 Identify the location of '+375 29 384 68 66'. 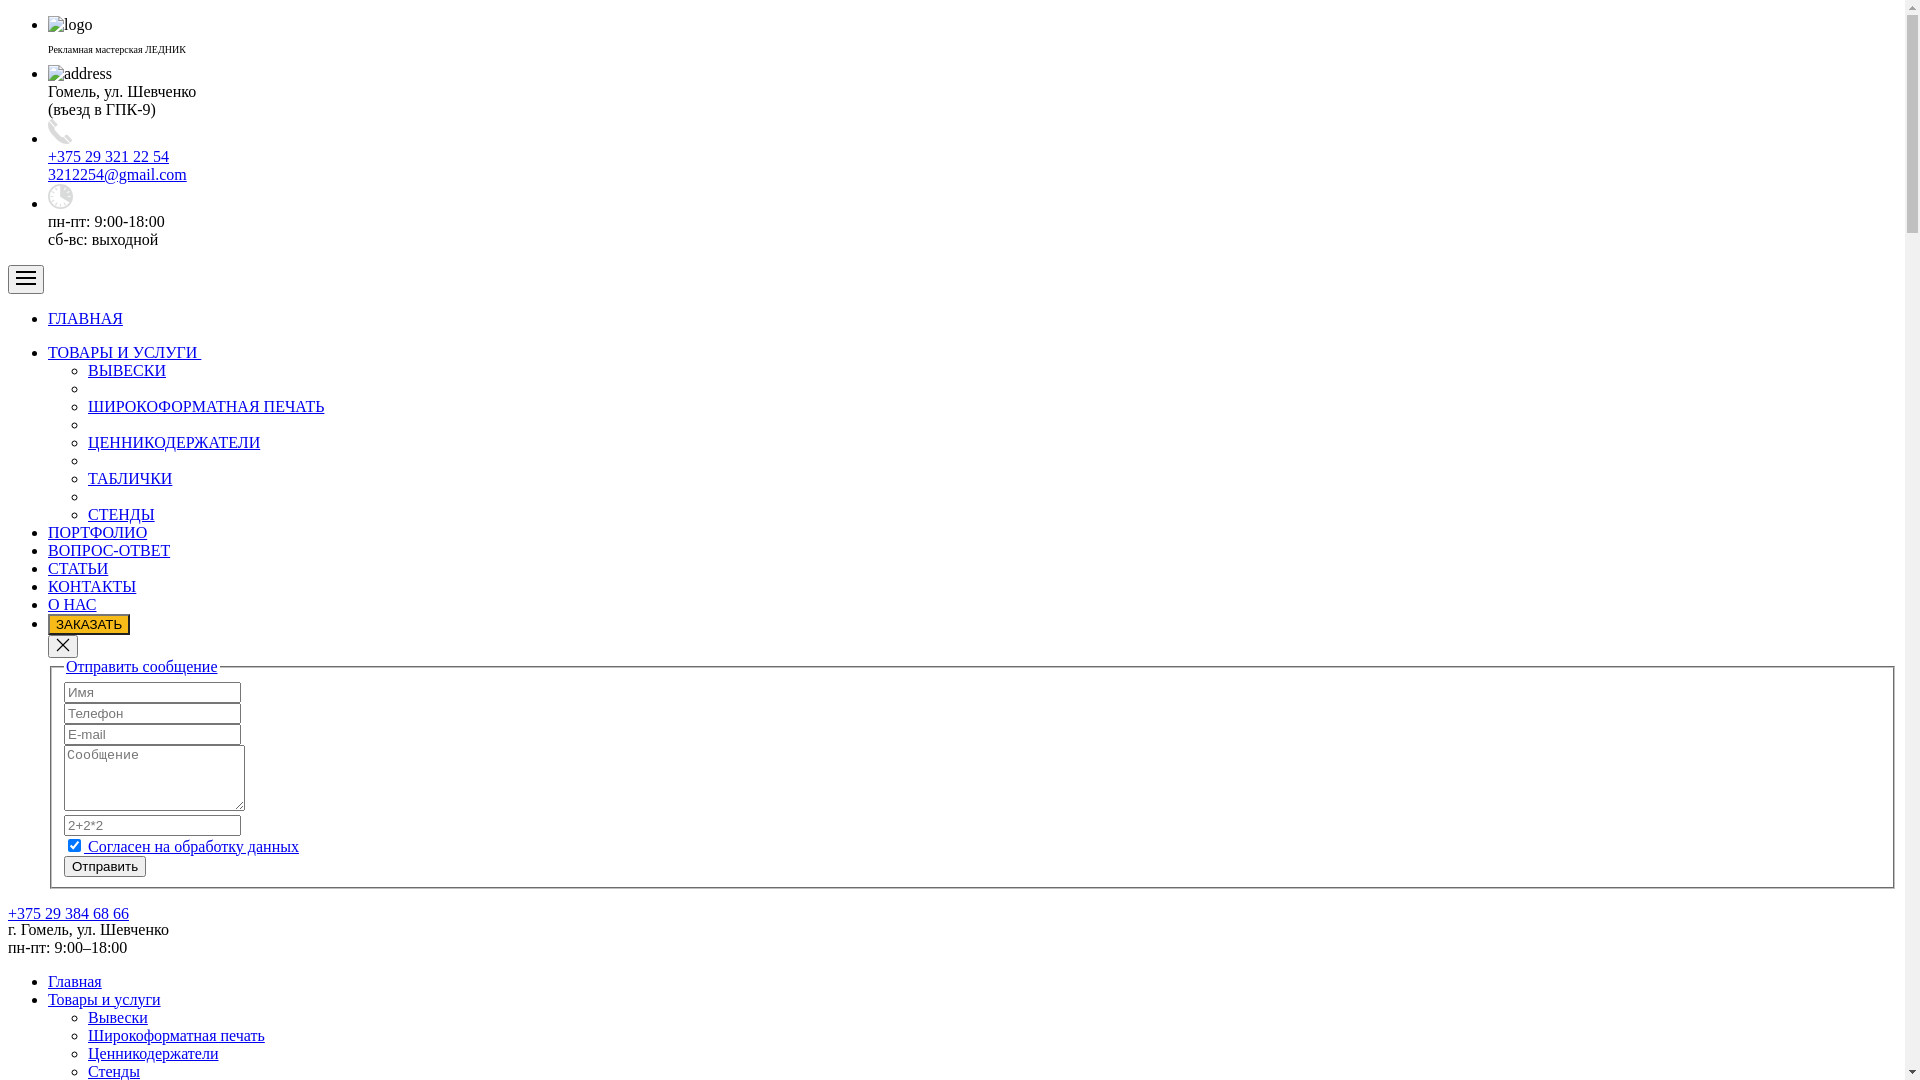
(68, 913).